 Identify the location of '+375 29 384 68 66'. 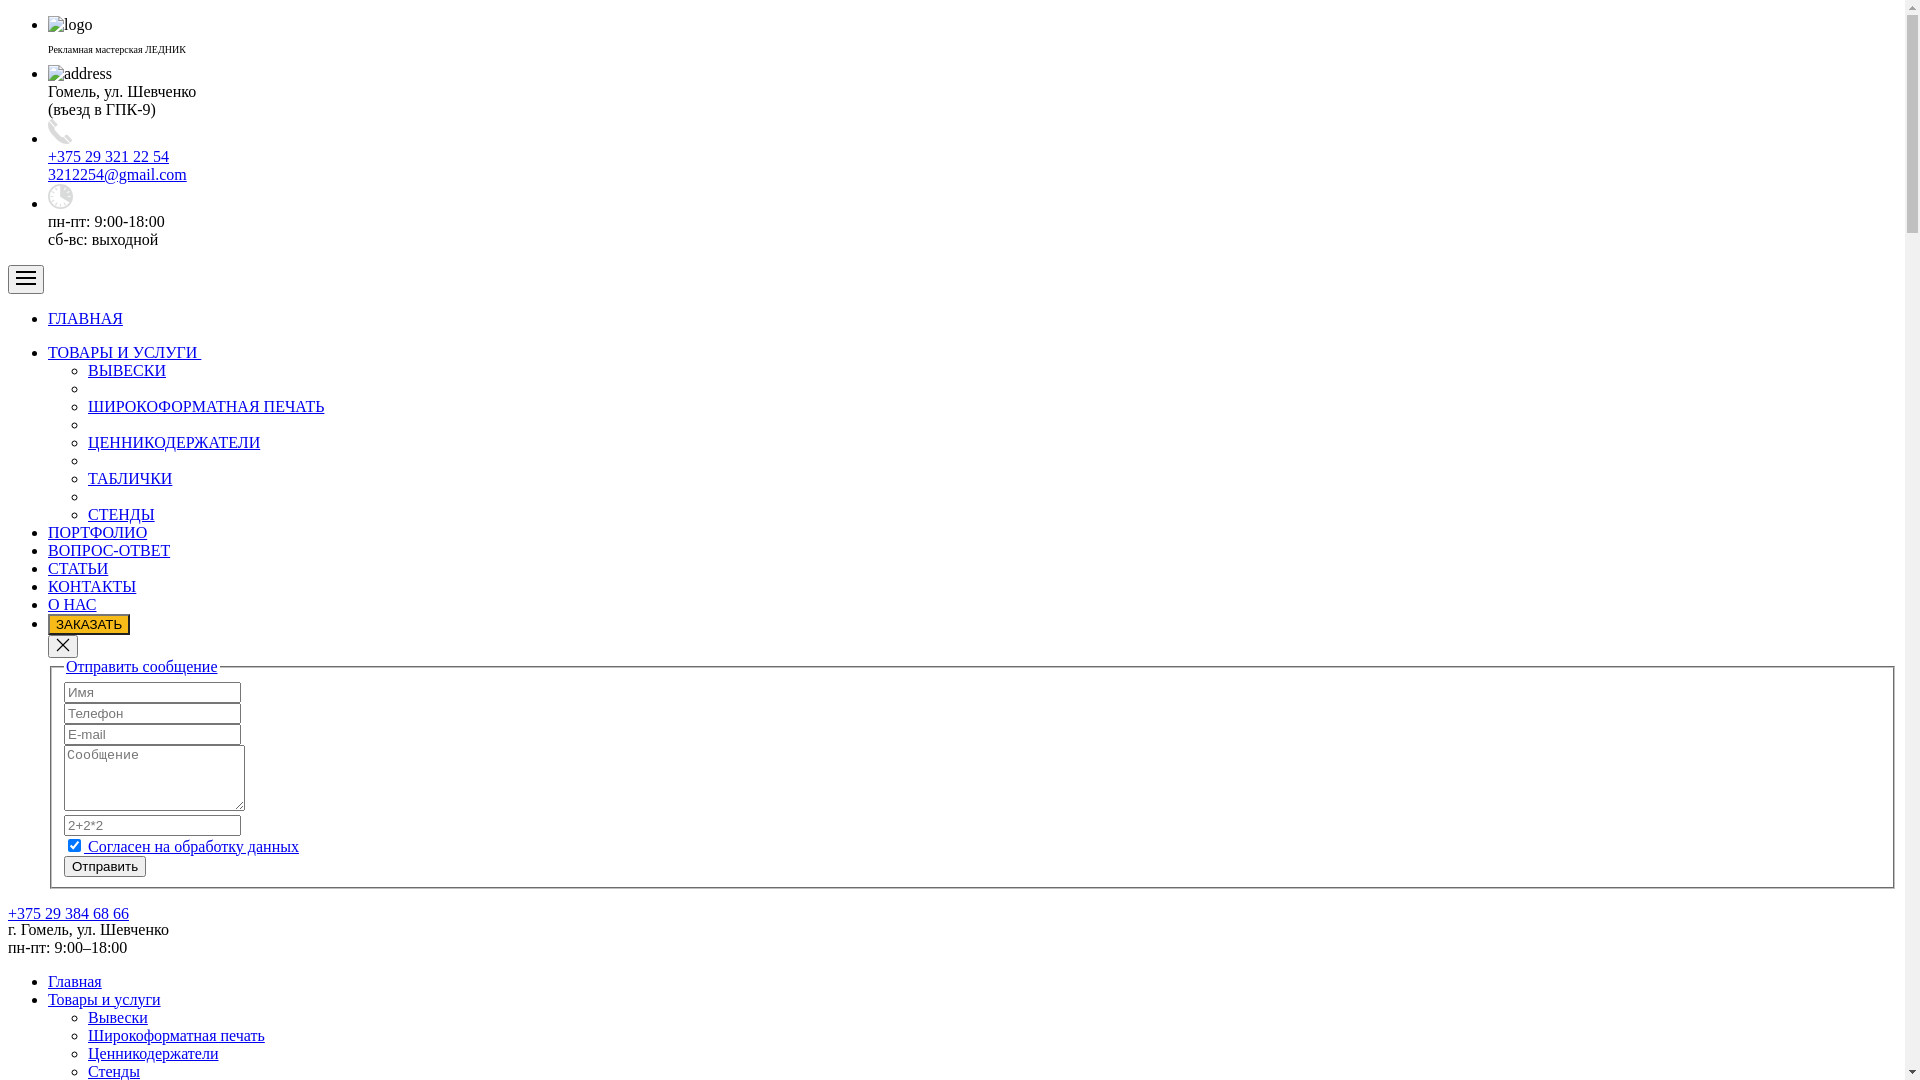
(68, 913).